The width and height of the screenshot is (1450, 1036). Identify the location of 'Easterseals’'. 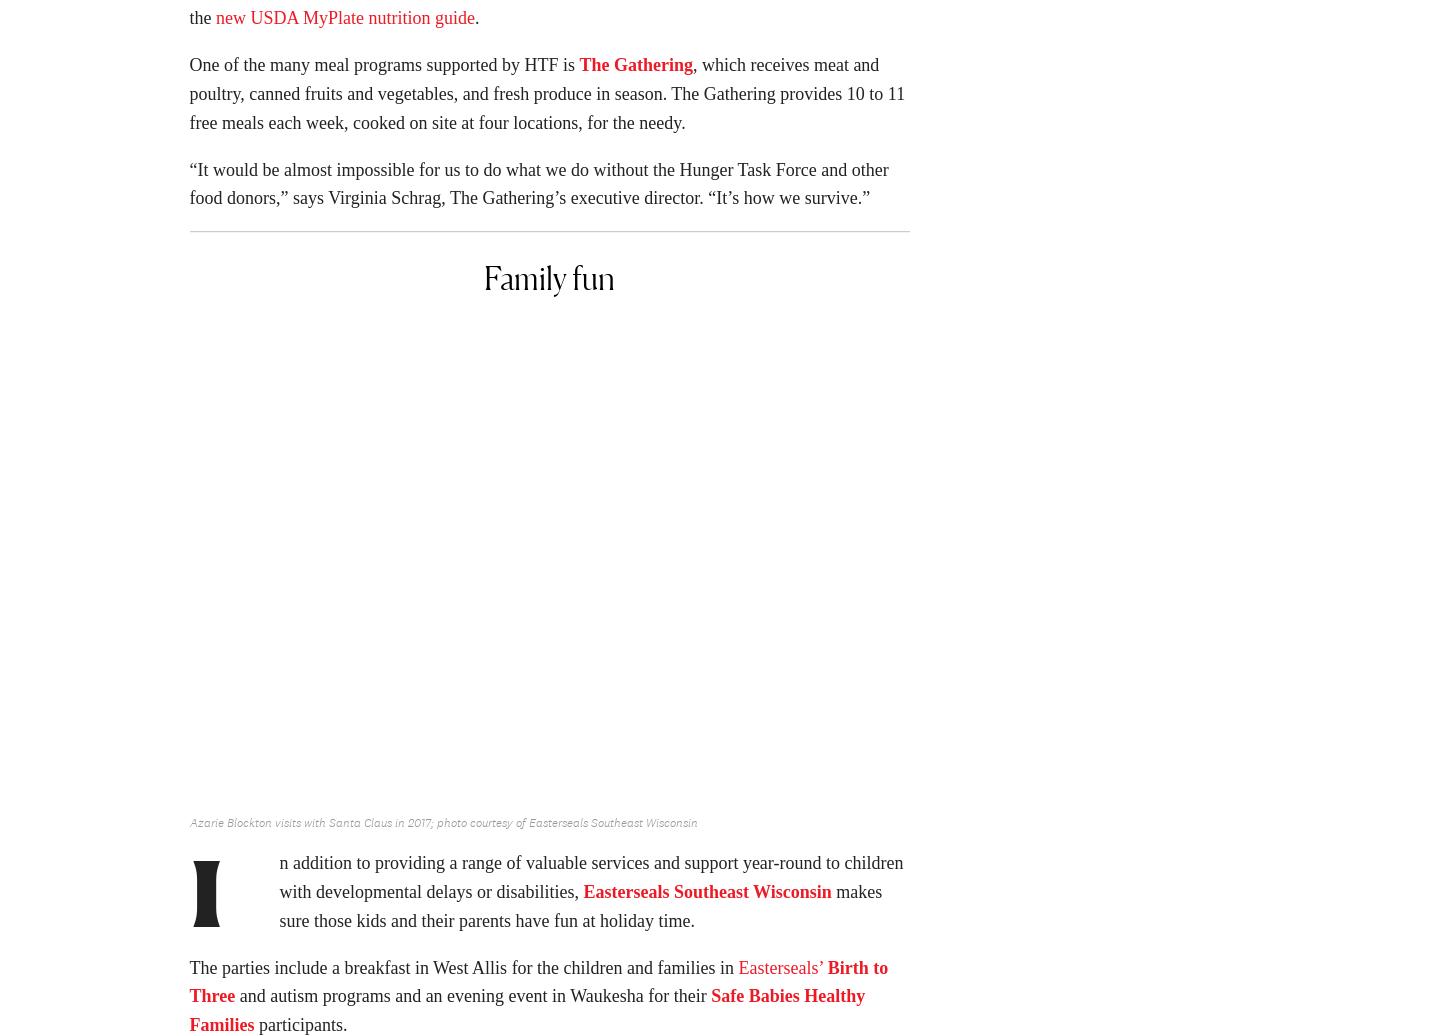
(782, 974).